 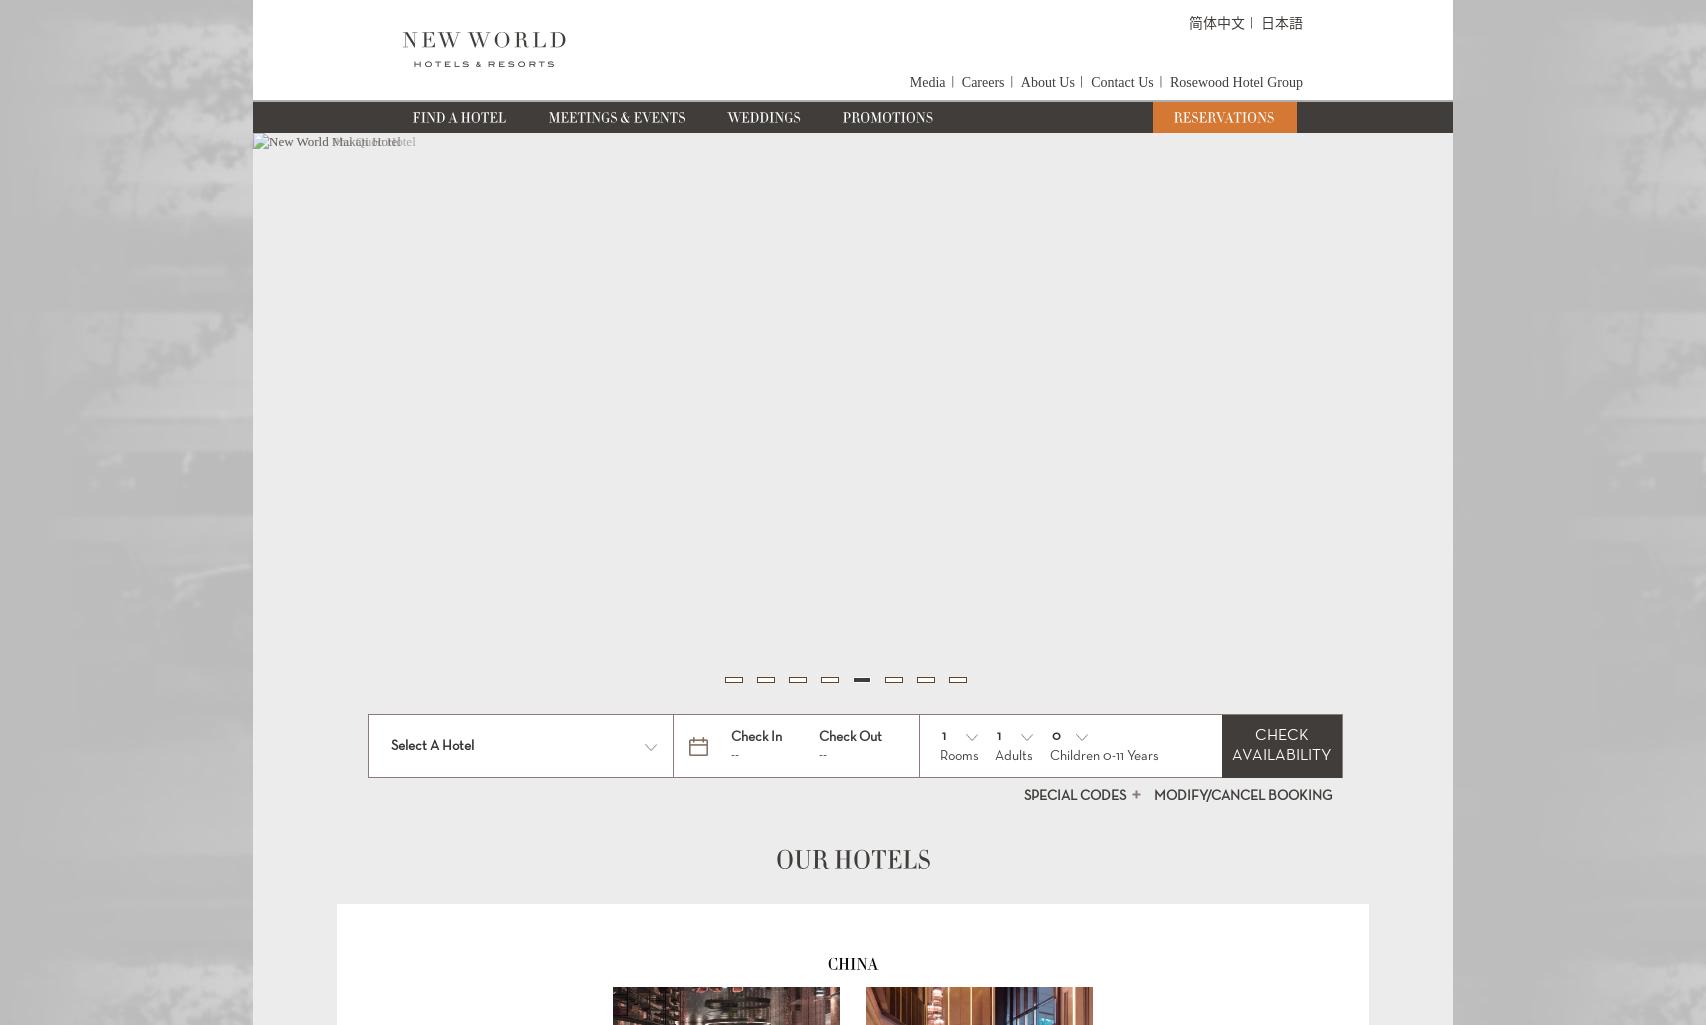 What do you see at coordinates (754, 736) in the screenshot?
I see `'Check In'` at bounding box center [754, 736].